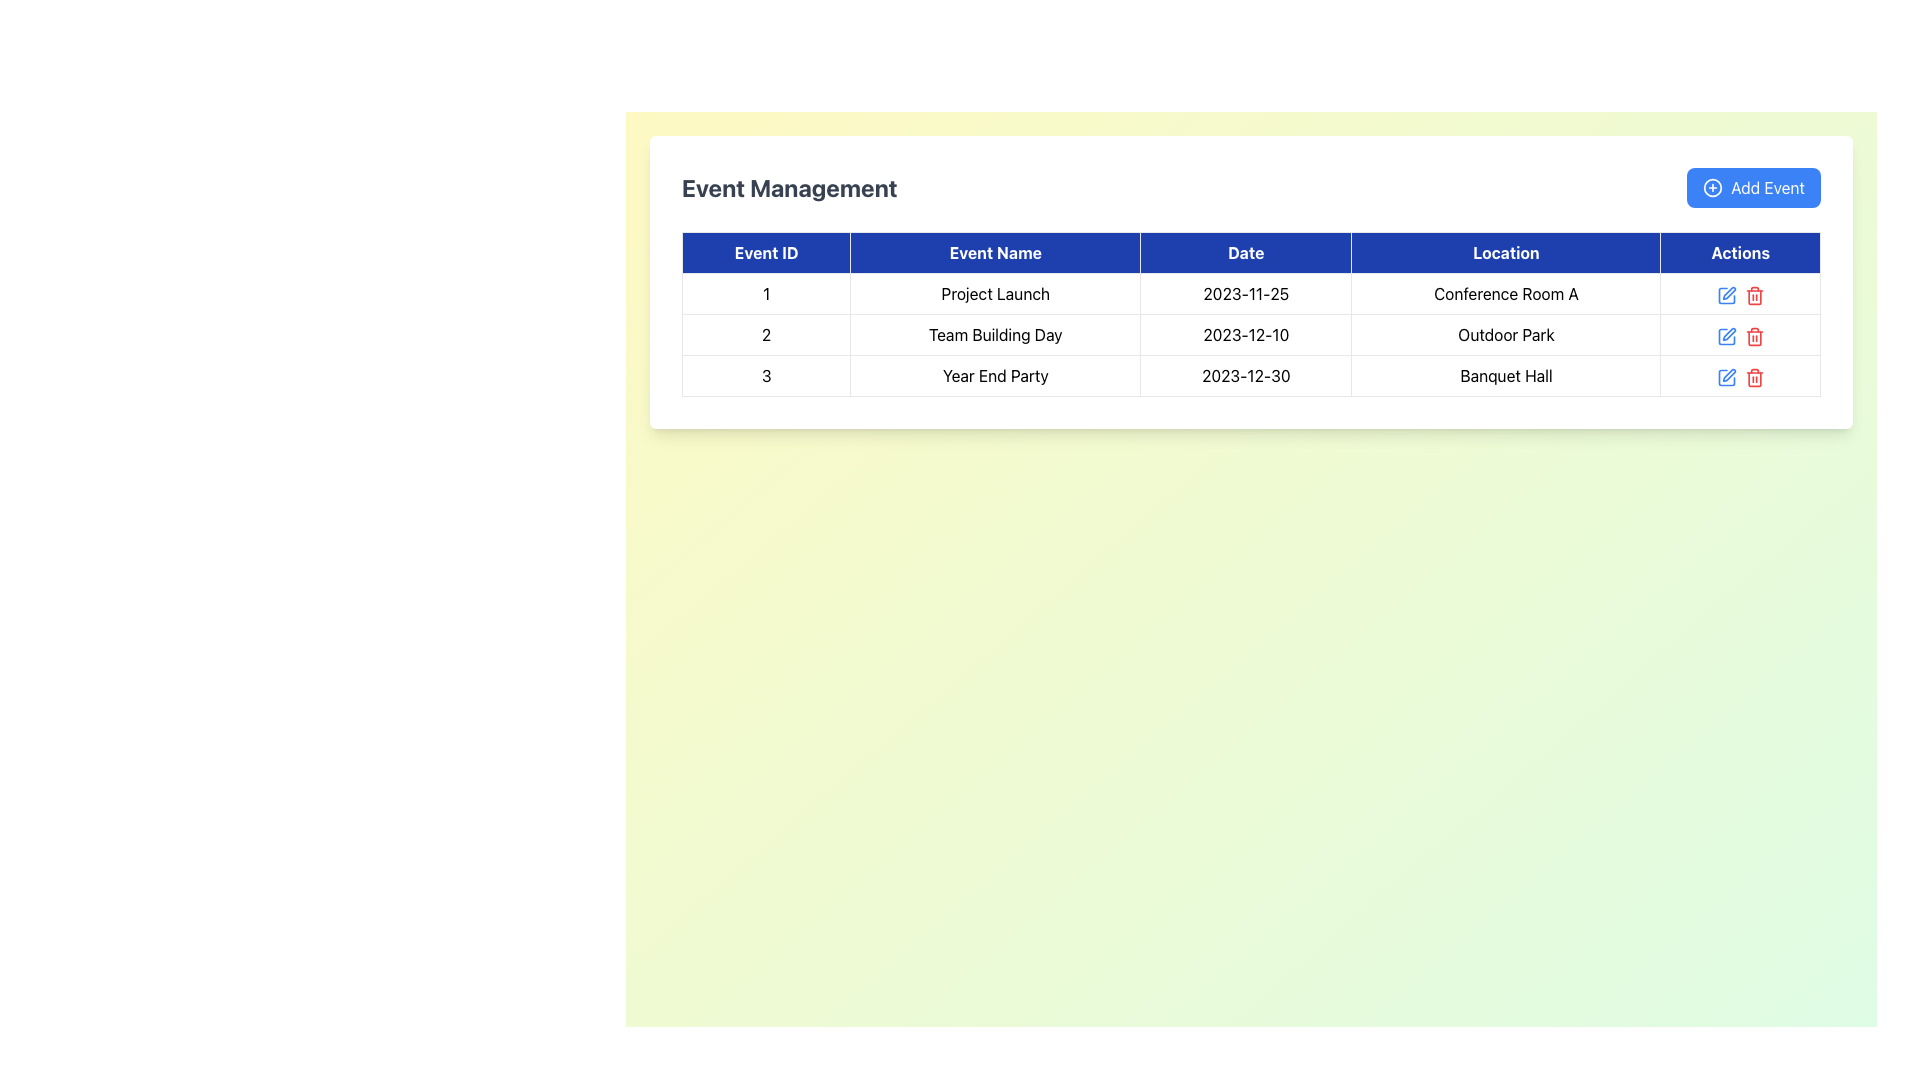  I want to click on the text label displaying 'Project Launch' in the 'Event Name' column of the table, so click(995, 293).